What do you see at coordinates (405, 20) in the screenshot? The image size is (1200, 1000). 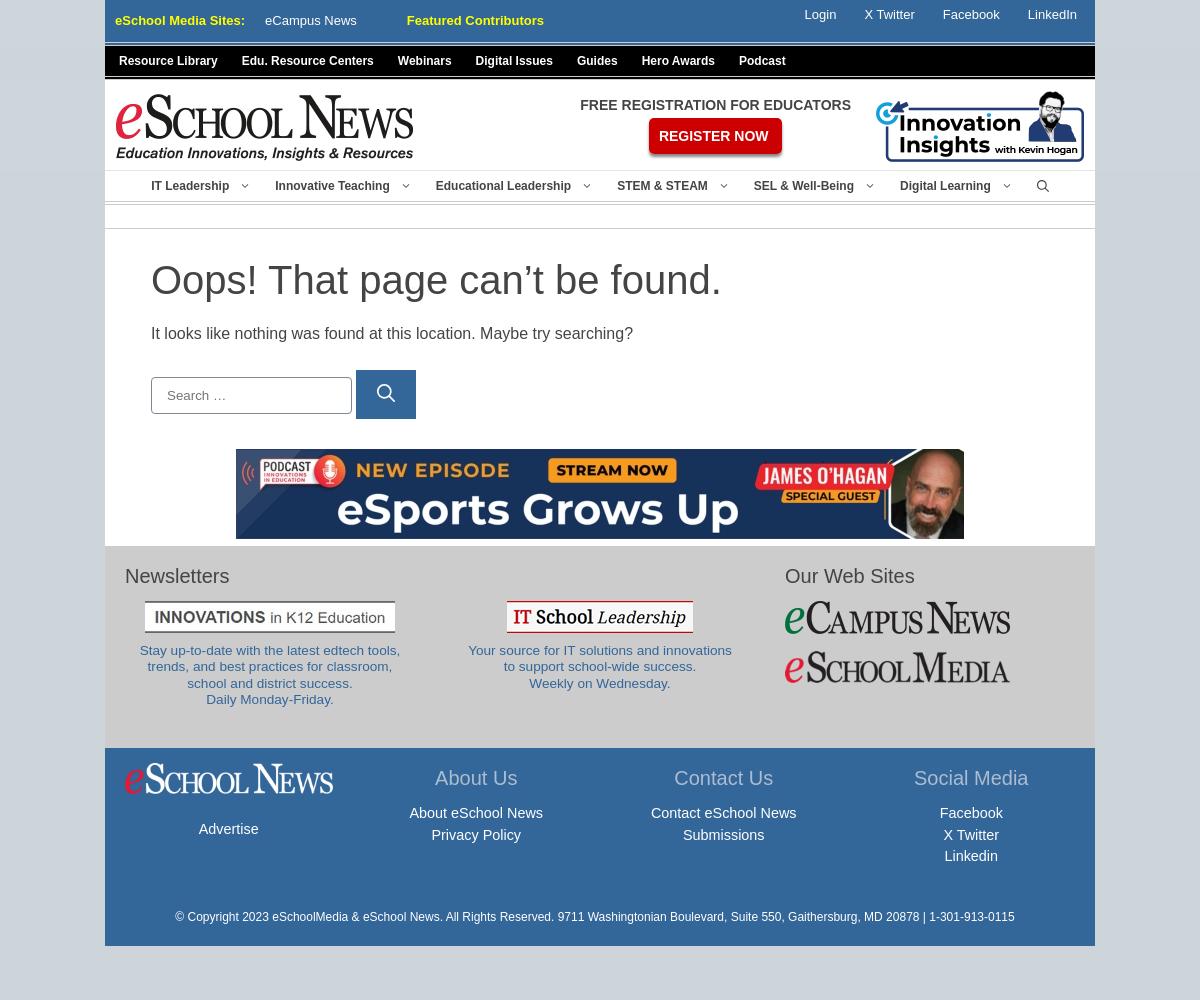 I see `'Featured Contributors'` at bounding box center [405, 20].